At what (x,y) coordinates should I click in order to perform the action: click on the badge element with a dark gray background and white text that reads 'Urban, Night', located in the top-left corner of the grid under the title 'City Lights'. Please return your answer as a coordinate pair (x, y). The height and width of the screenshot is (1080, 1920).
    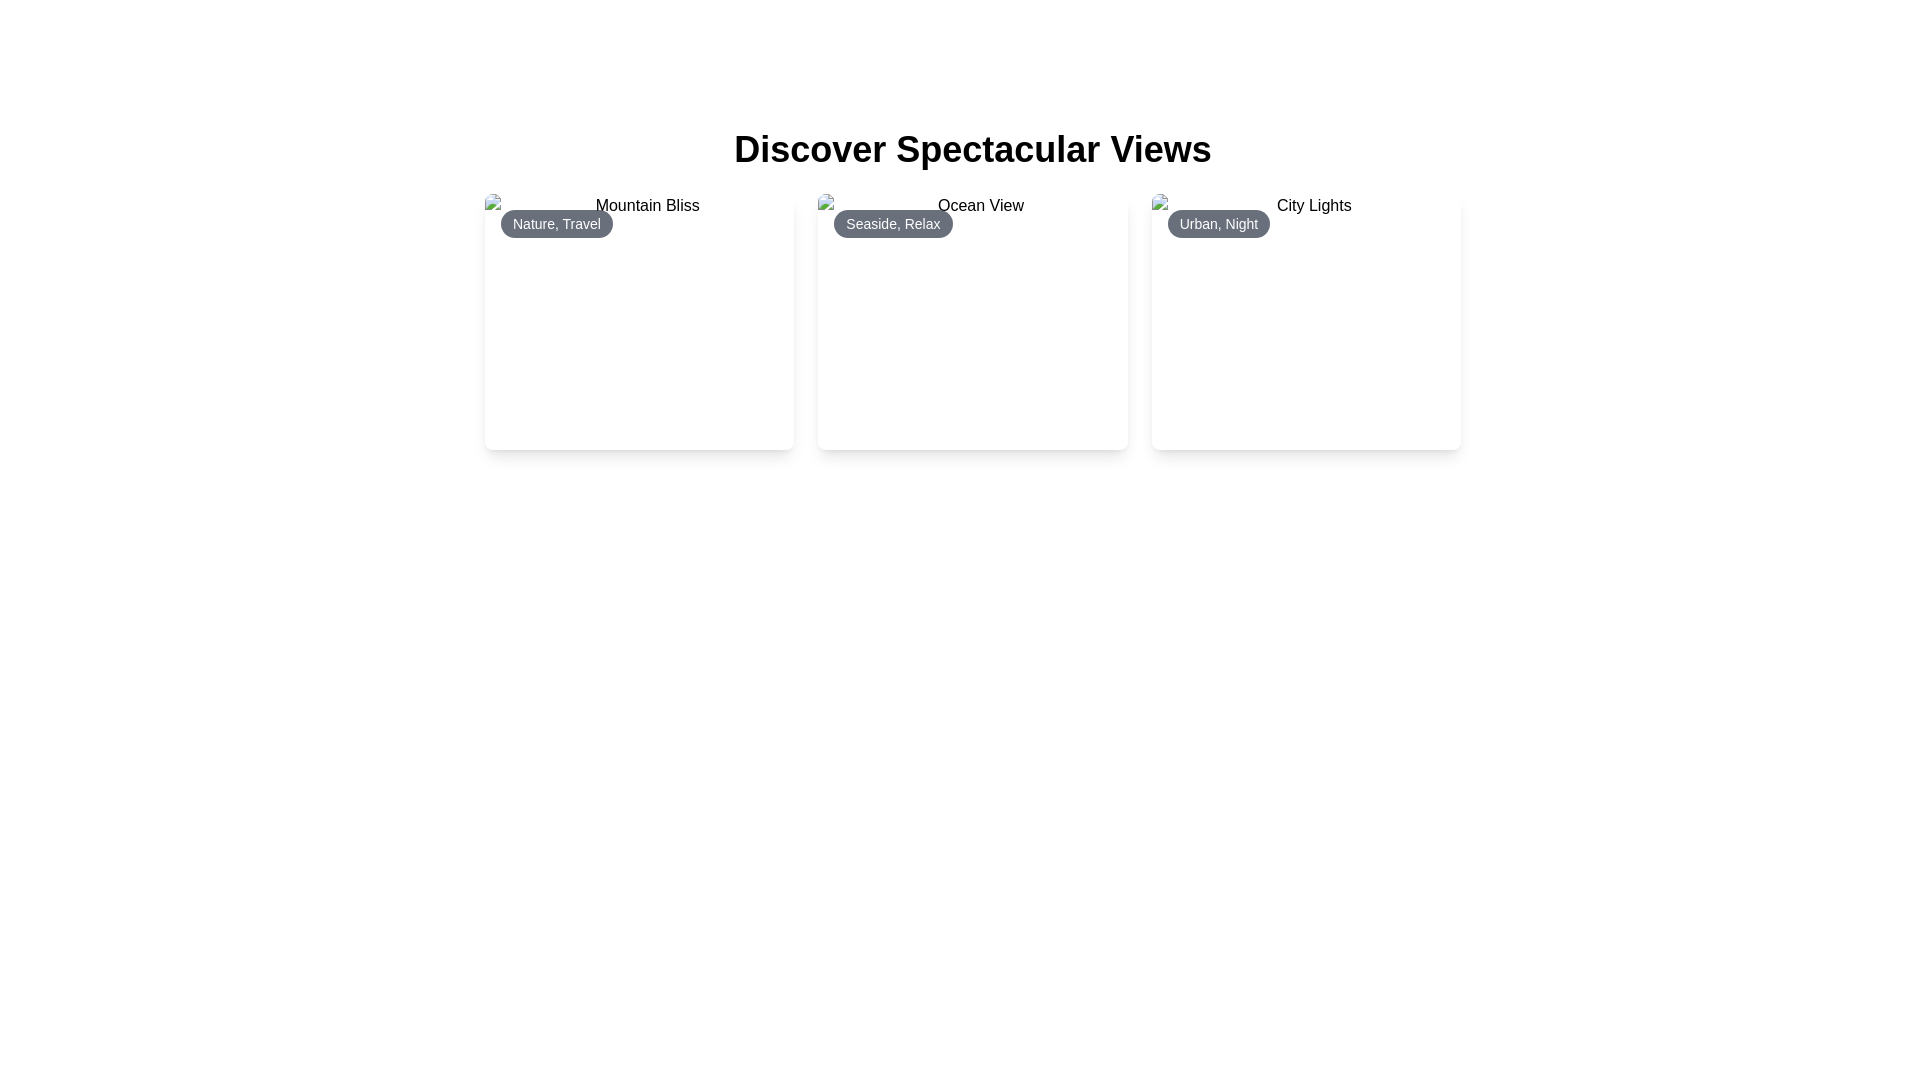
    Looking at the image, I should click on (1218, 223).